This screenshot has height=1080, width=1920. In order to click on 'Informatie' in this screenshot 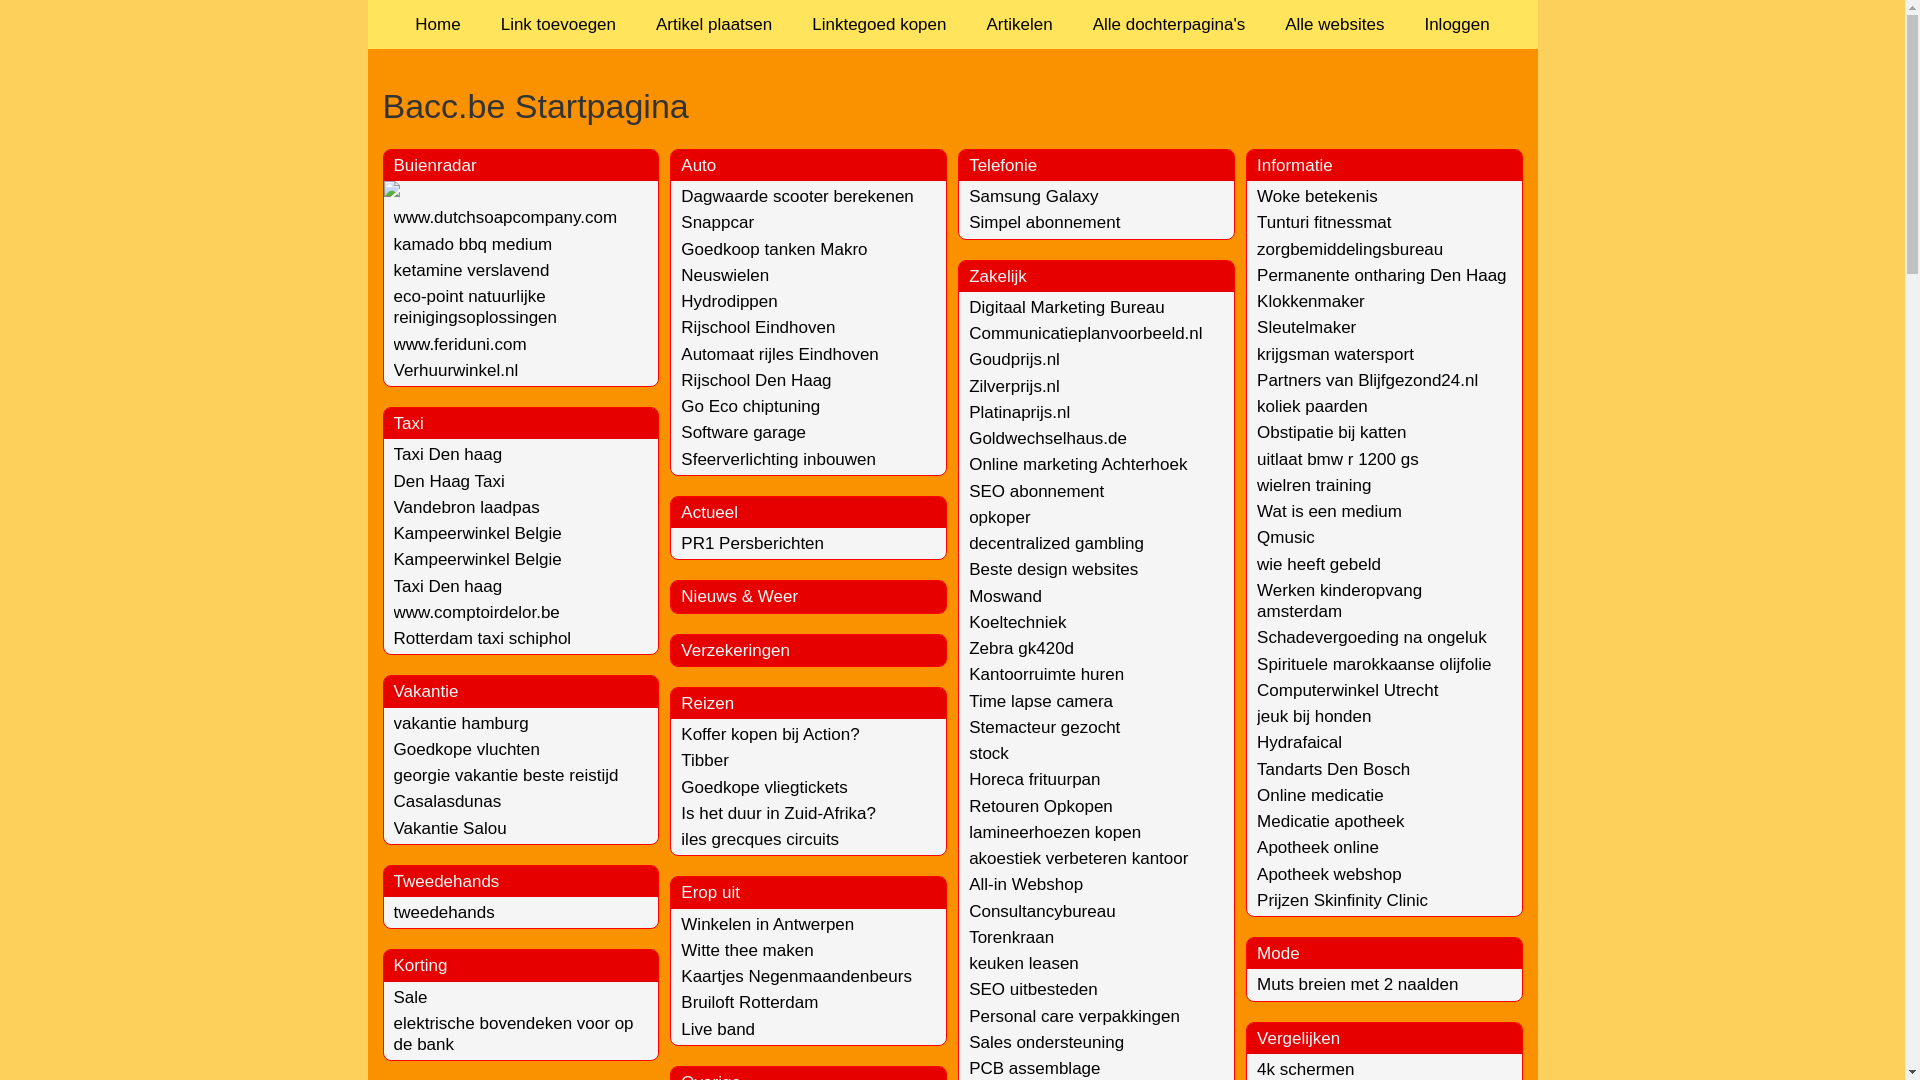, I will do `click(1295, 164)`.